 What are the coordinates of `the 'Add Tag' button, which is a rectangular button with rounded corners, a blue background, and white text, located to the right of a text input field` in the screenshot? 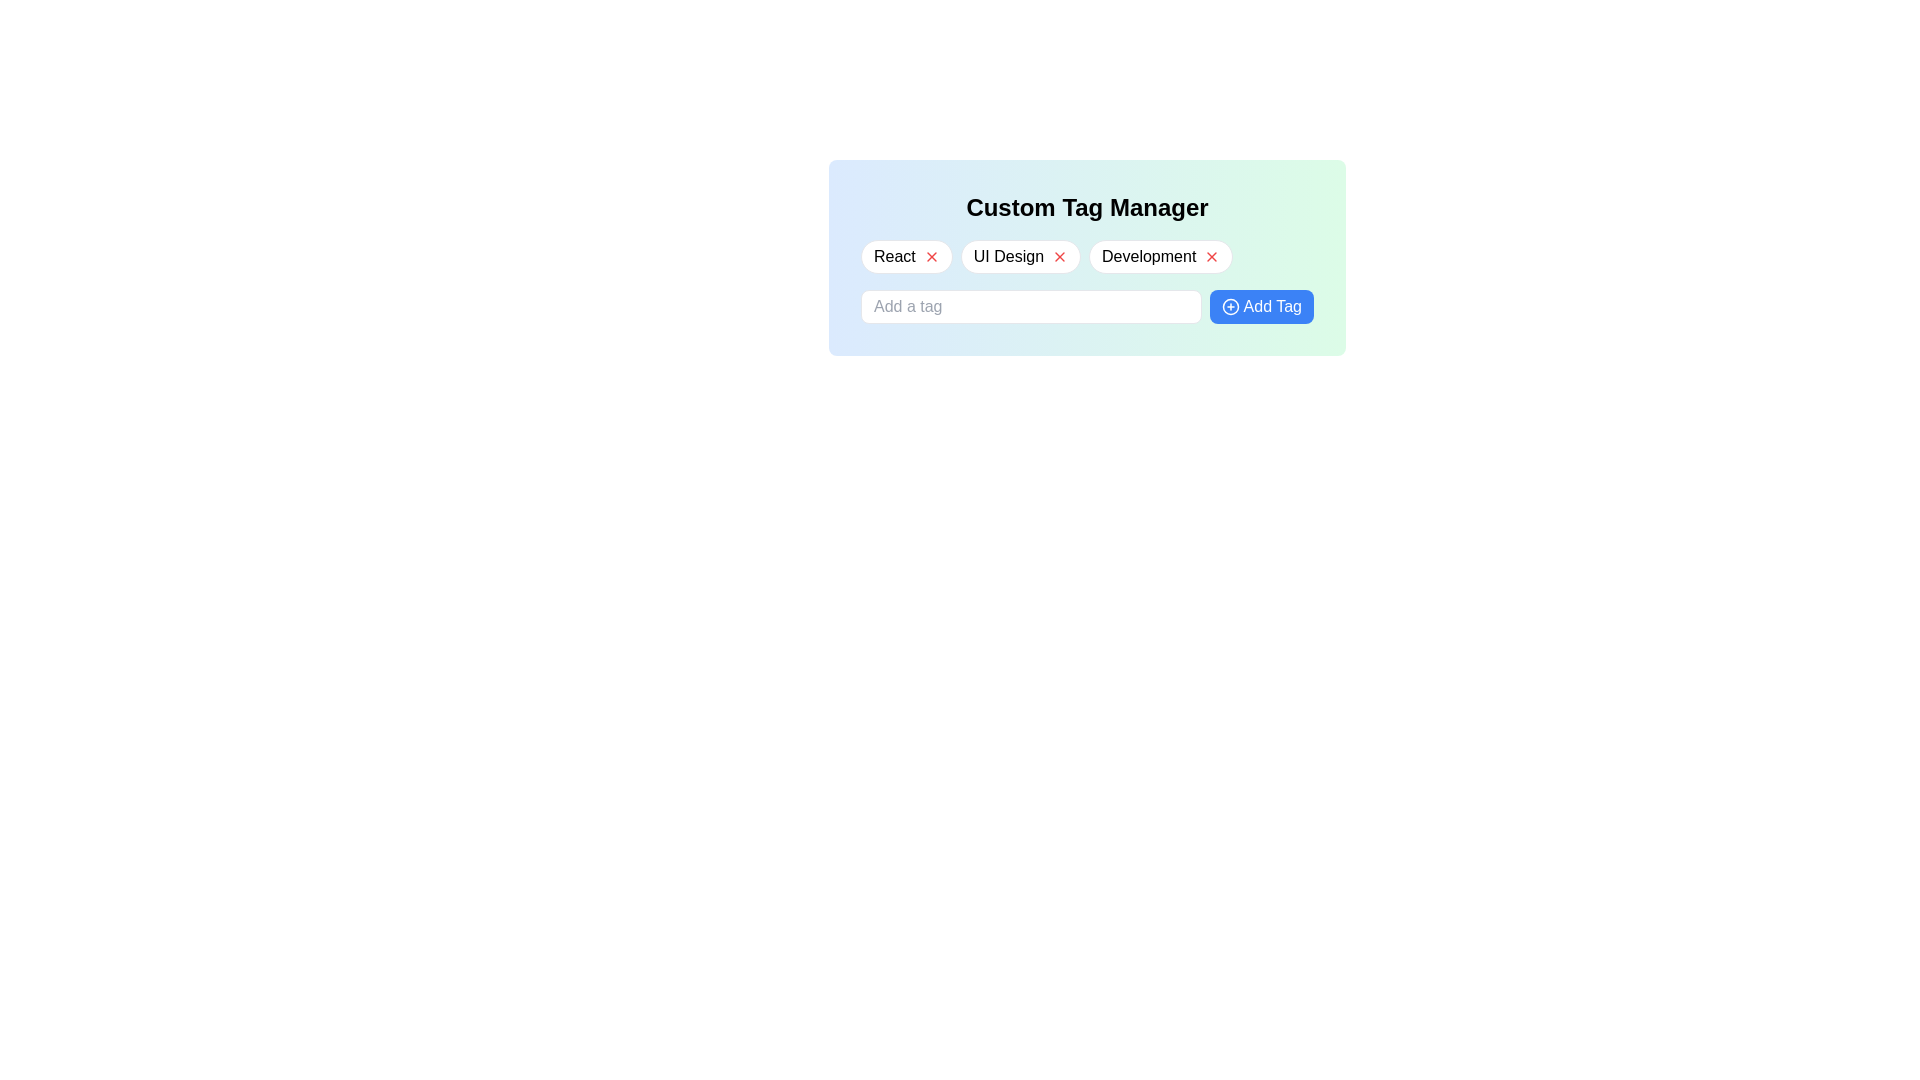 It's located at (1260, 307).